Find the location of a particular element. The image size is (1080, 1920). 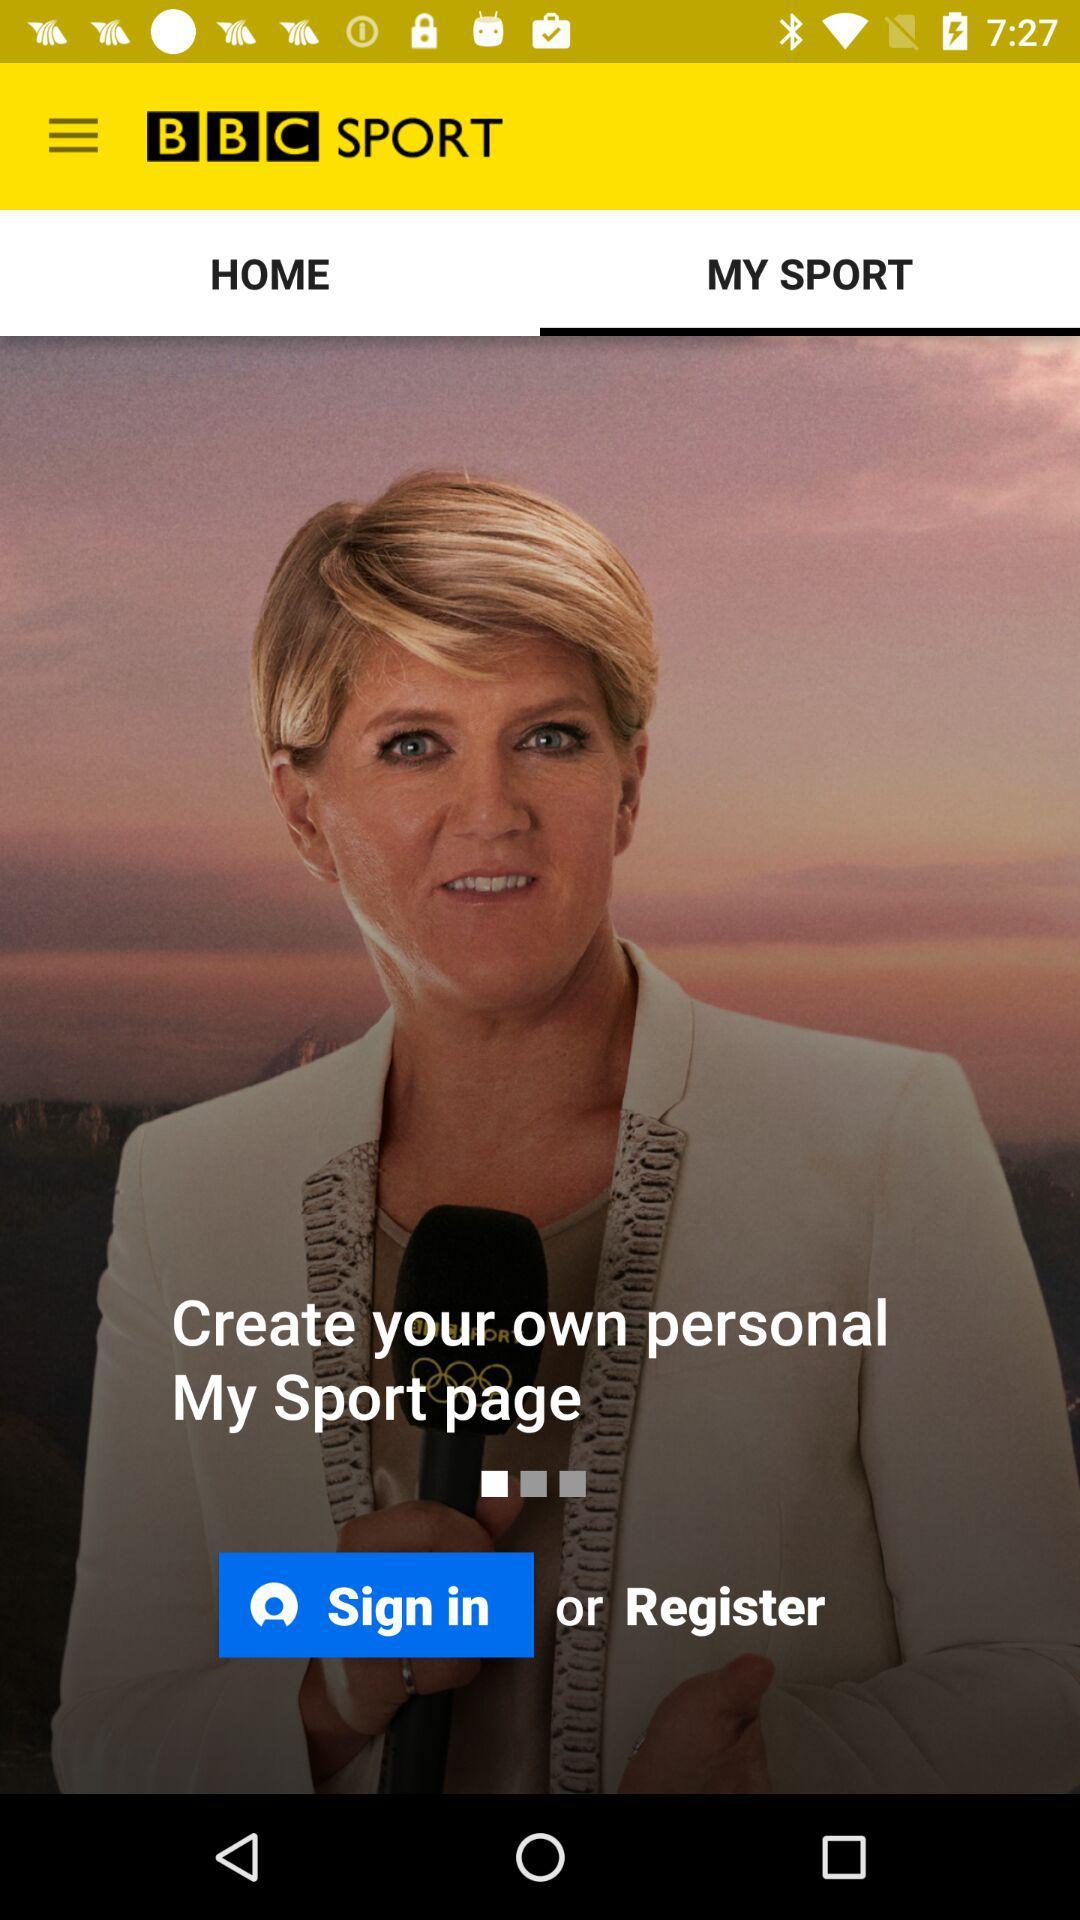

home icon is located at coordinates (270, 272).